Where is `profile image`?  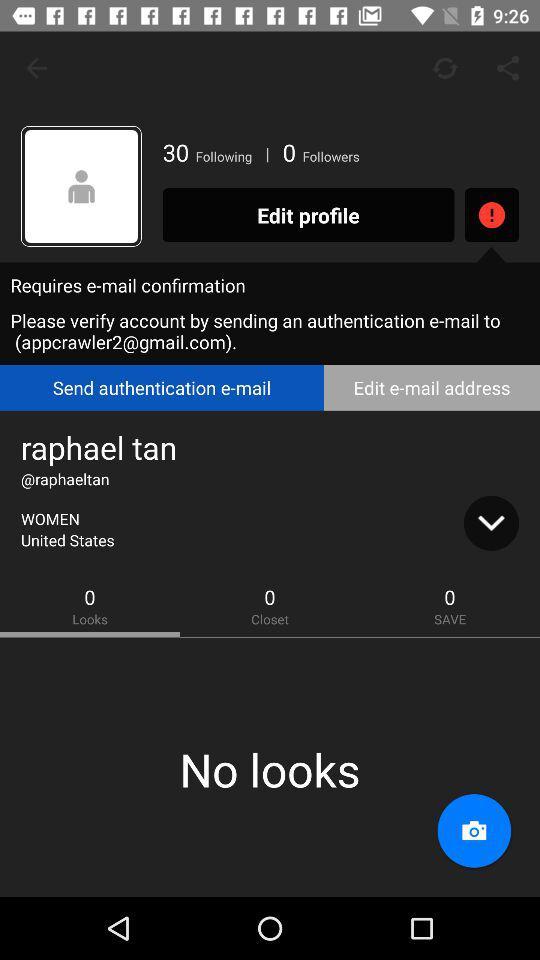
profile image is located at coordinates (80, 186).